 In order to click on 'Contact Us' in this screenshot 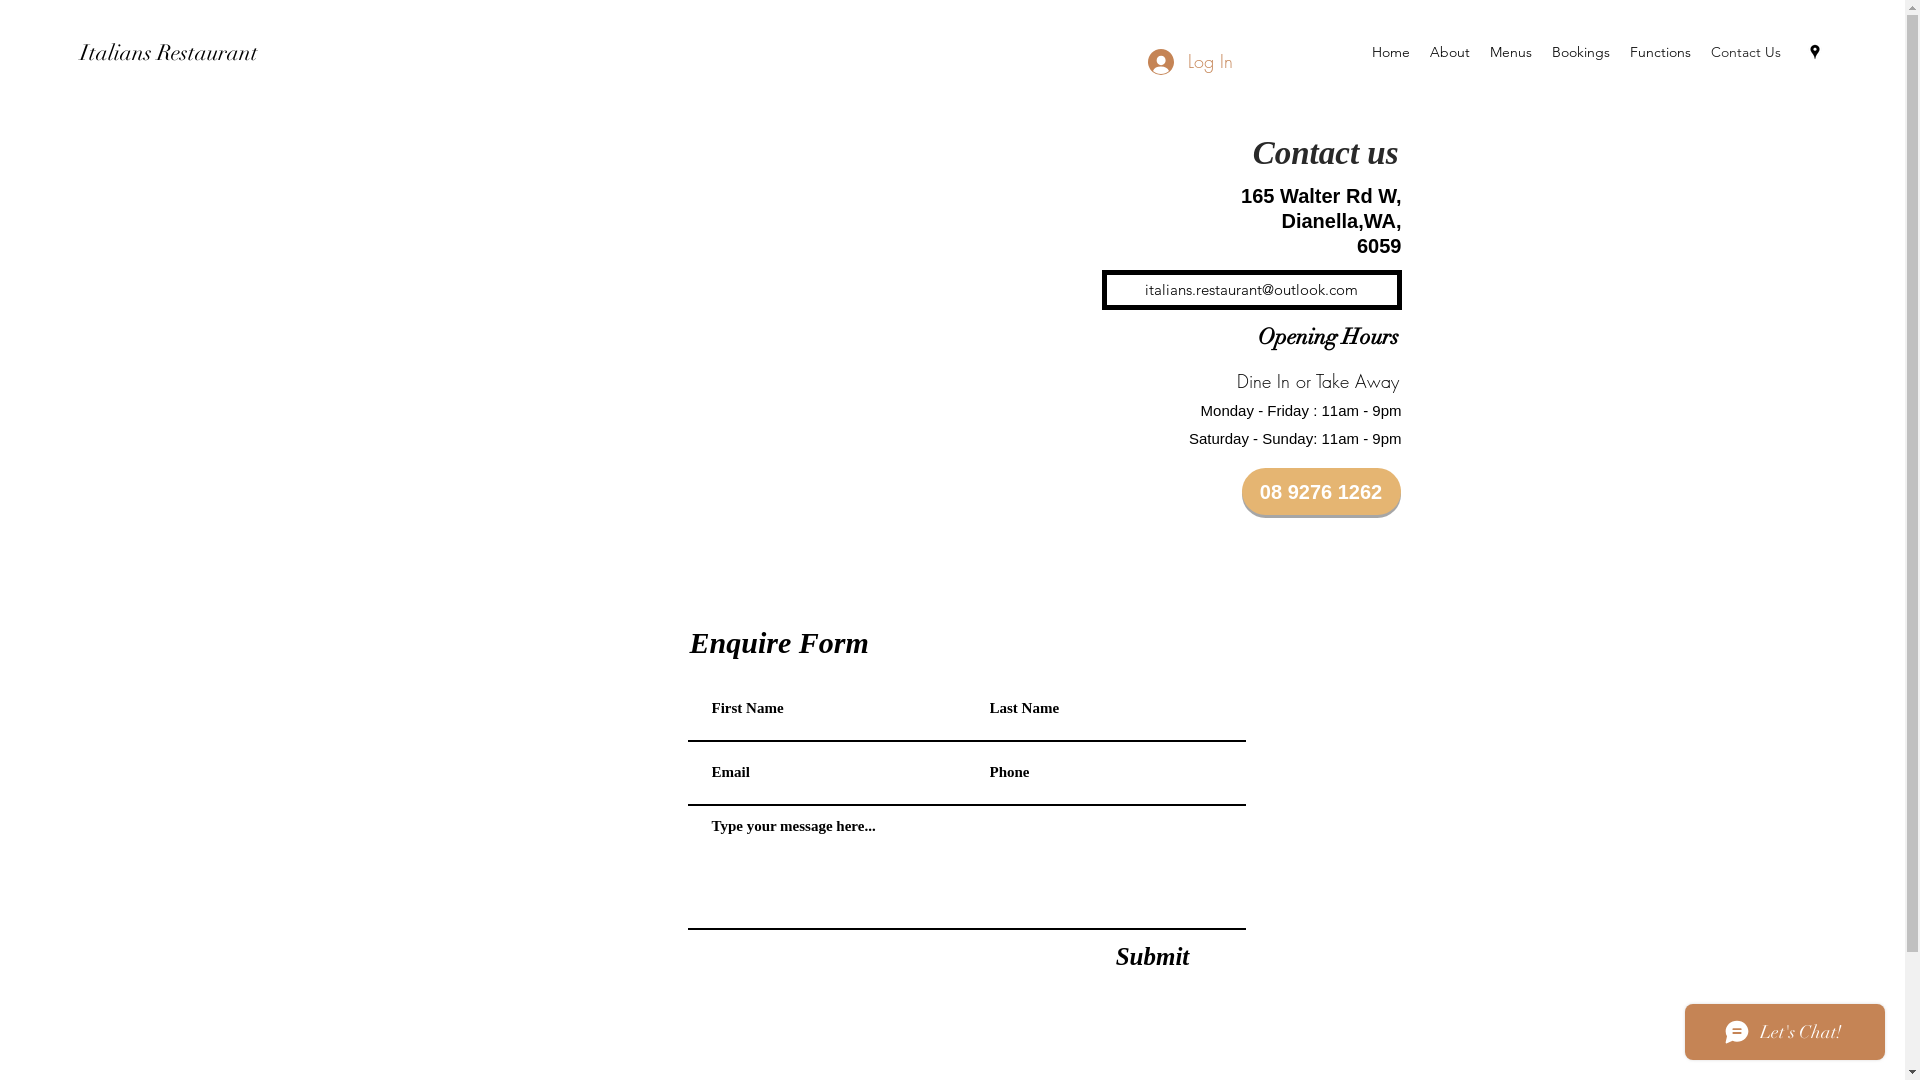, I will do `click(1745, 50)`.